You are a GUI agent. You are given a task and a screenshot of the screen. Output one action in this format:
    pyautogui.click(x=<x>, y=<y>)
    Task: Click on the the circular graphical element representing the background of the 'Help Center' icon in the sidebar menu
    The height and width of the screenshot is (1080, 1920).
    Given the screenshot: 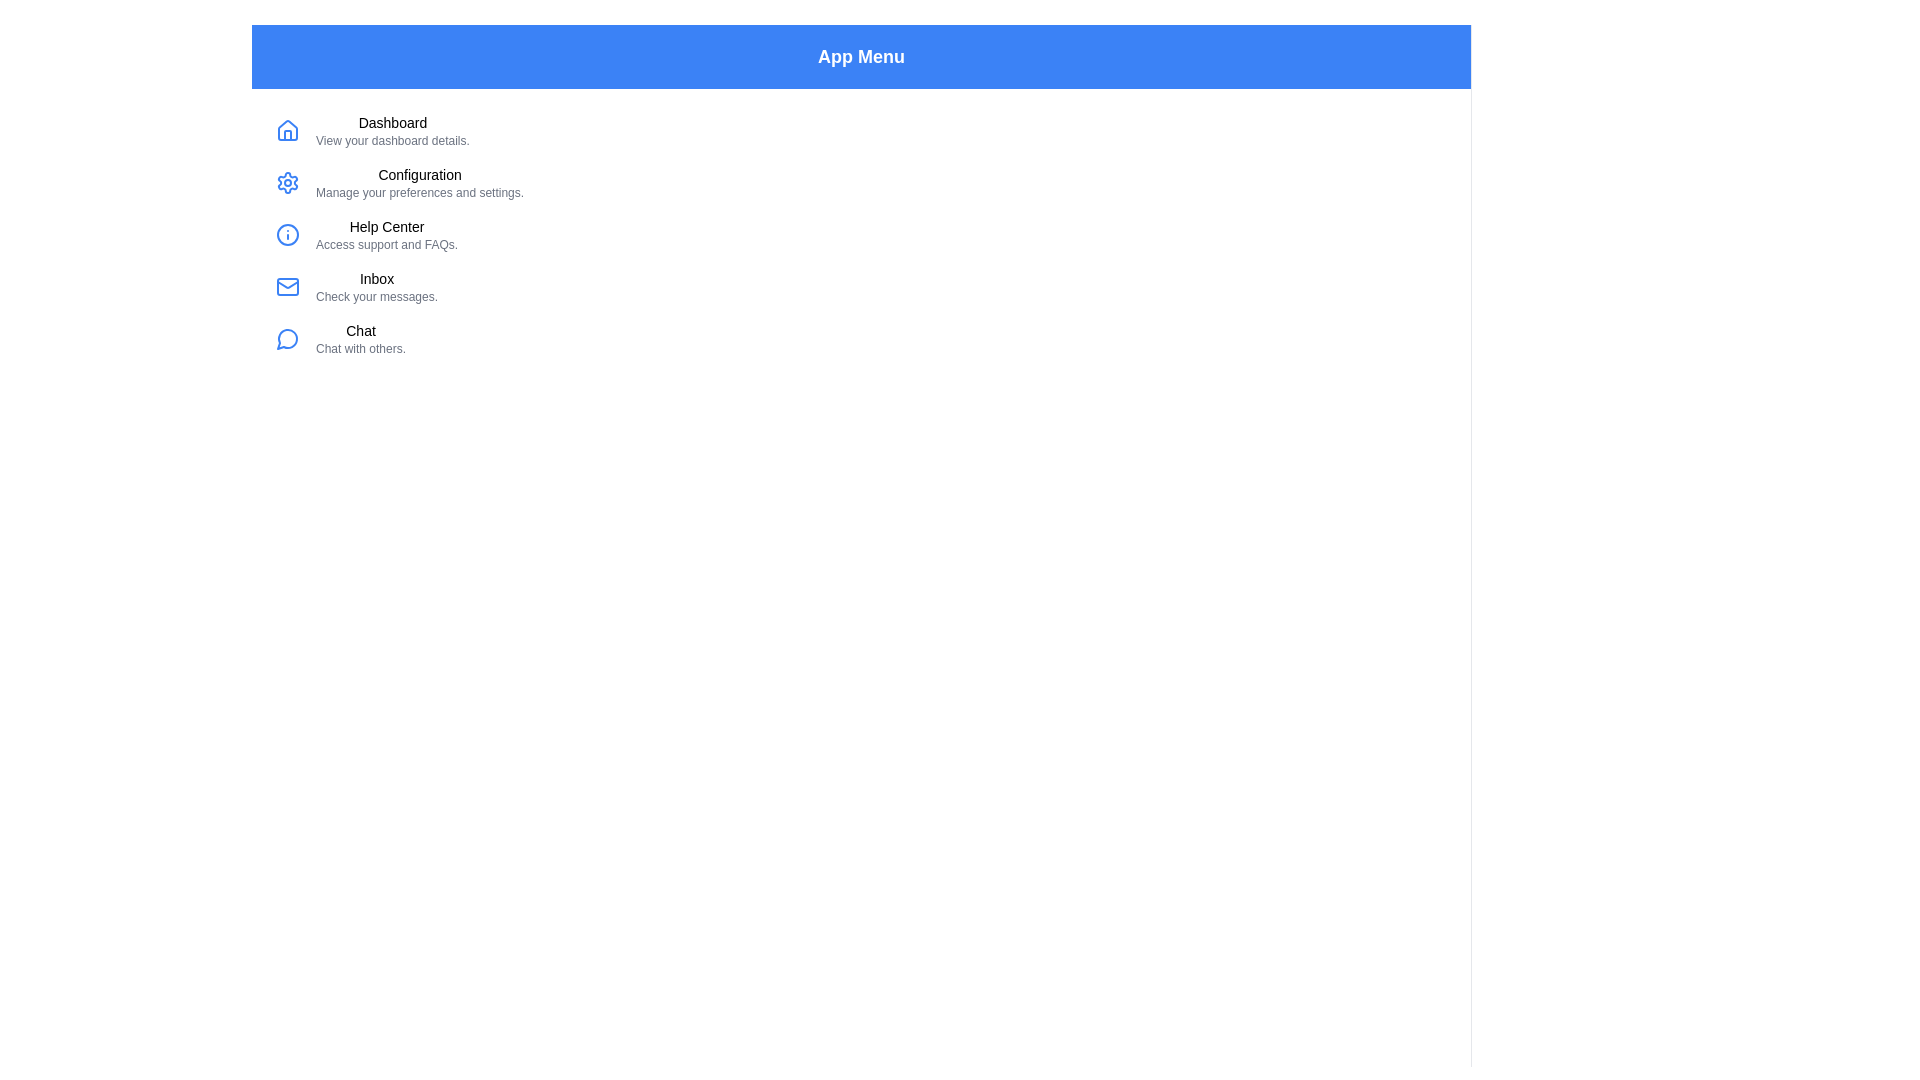 What is the action you would take?
    pyautogui.click(x=287, y=234)
    